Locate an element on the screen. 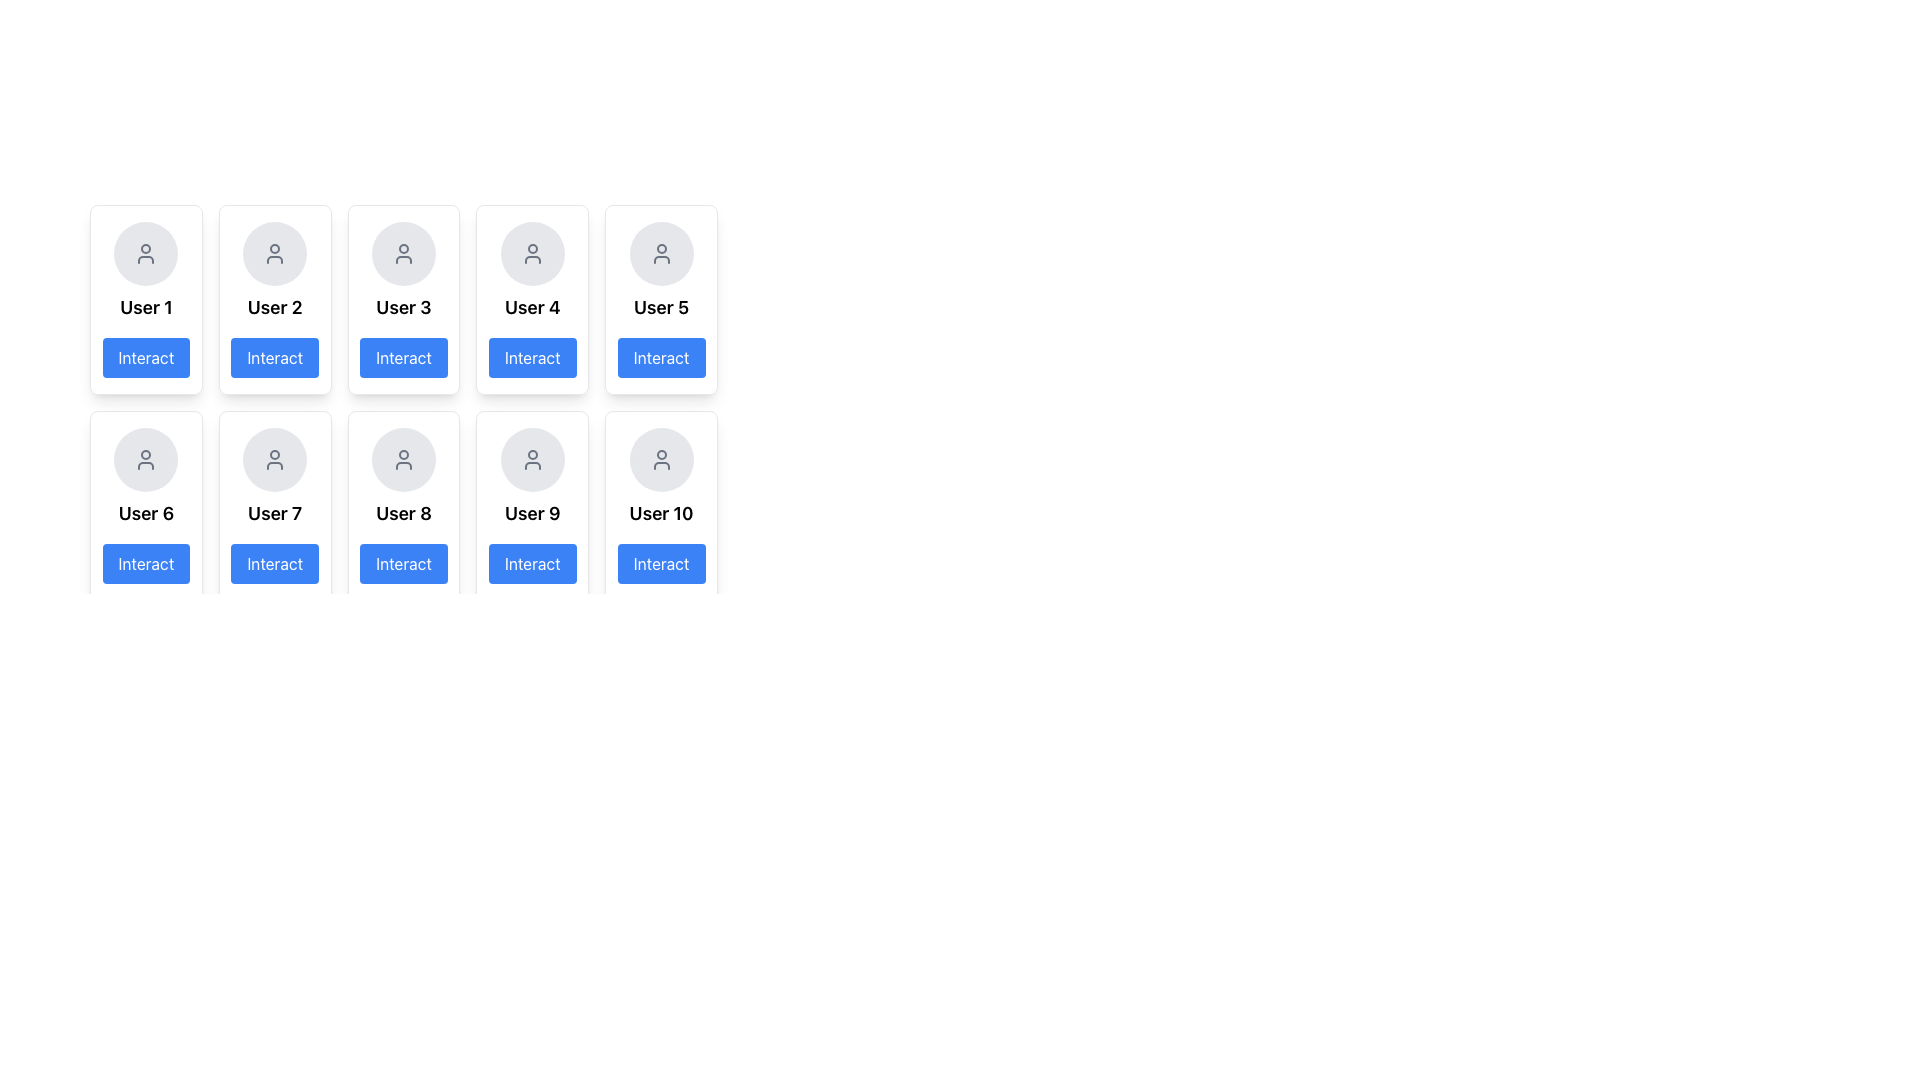 This screenshot has width=1920, height=1080. the user profile summary card that contains an avatar icon, a text label, and an 'Interact' button, which is the second element in the top row of the grid layout is located at coordinates (274, 300).